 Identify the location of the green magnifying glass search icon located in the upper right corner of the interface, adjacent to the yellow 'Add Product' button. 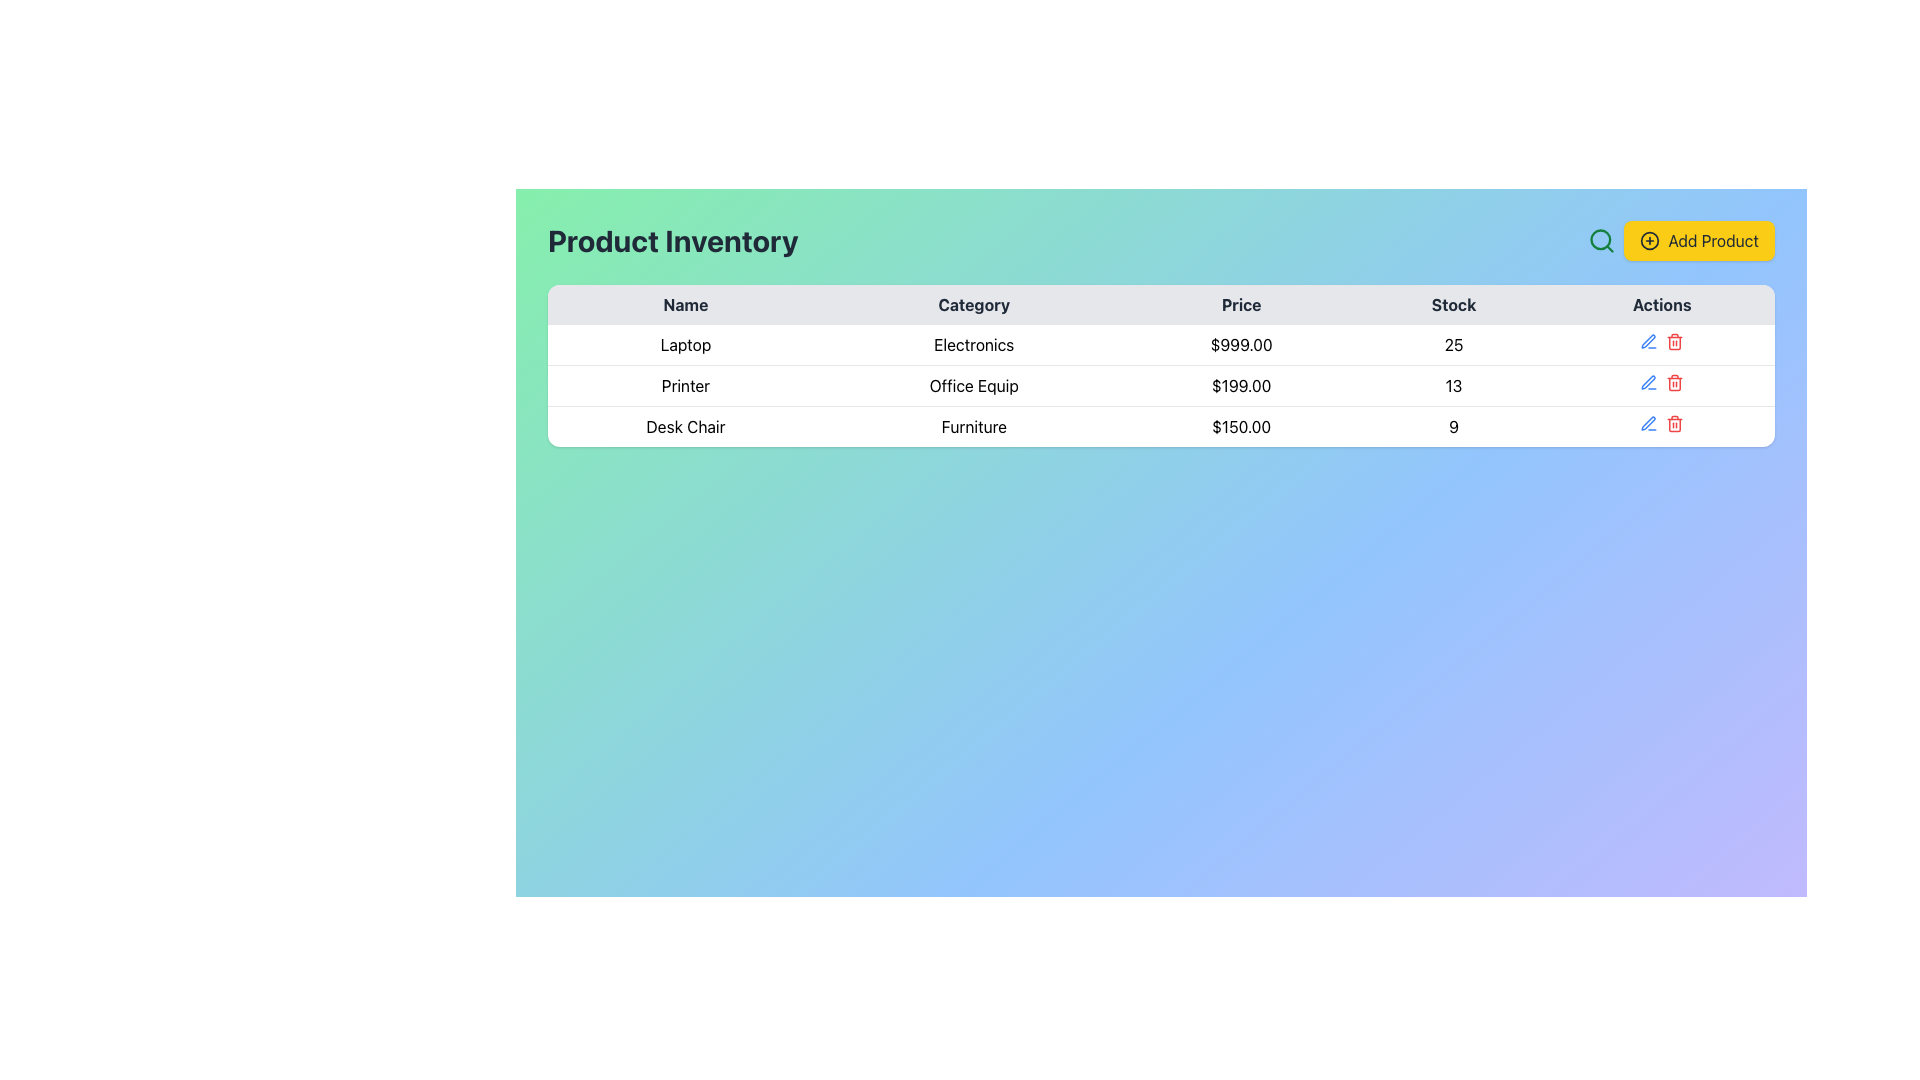
(1602, 239).